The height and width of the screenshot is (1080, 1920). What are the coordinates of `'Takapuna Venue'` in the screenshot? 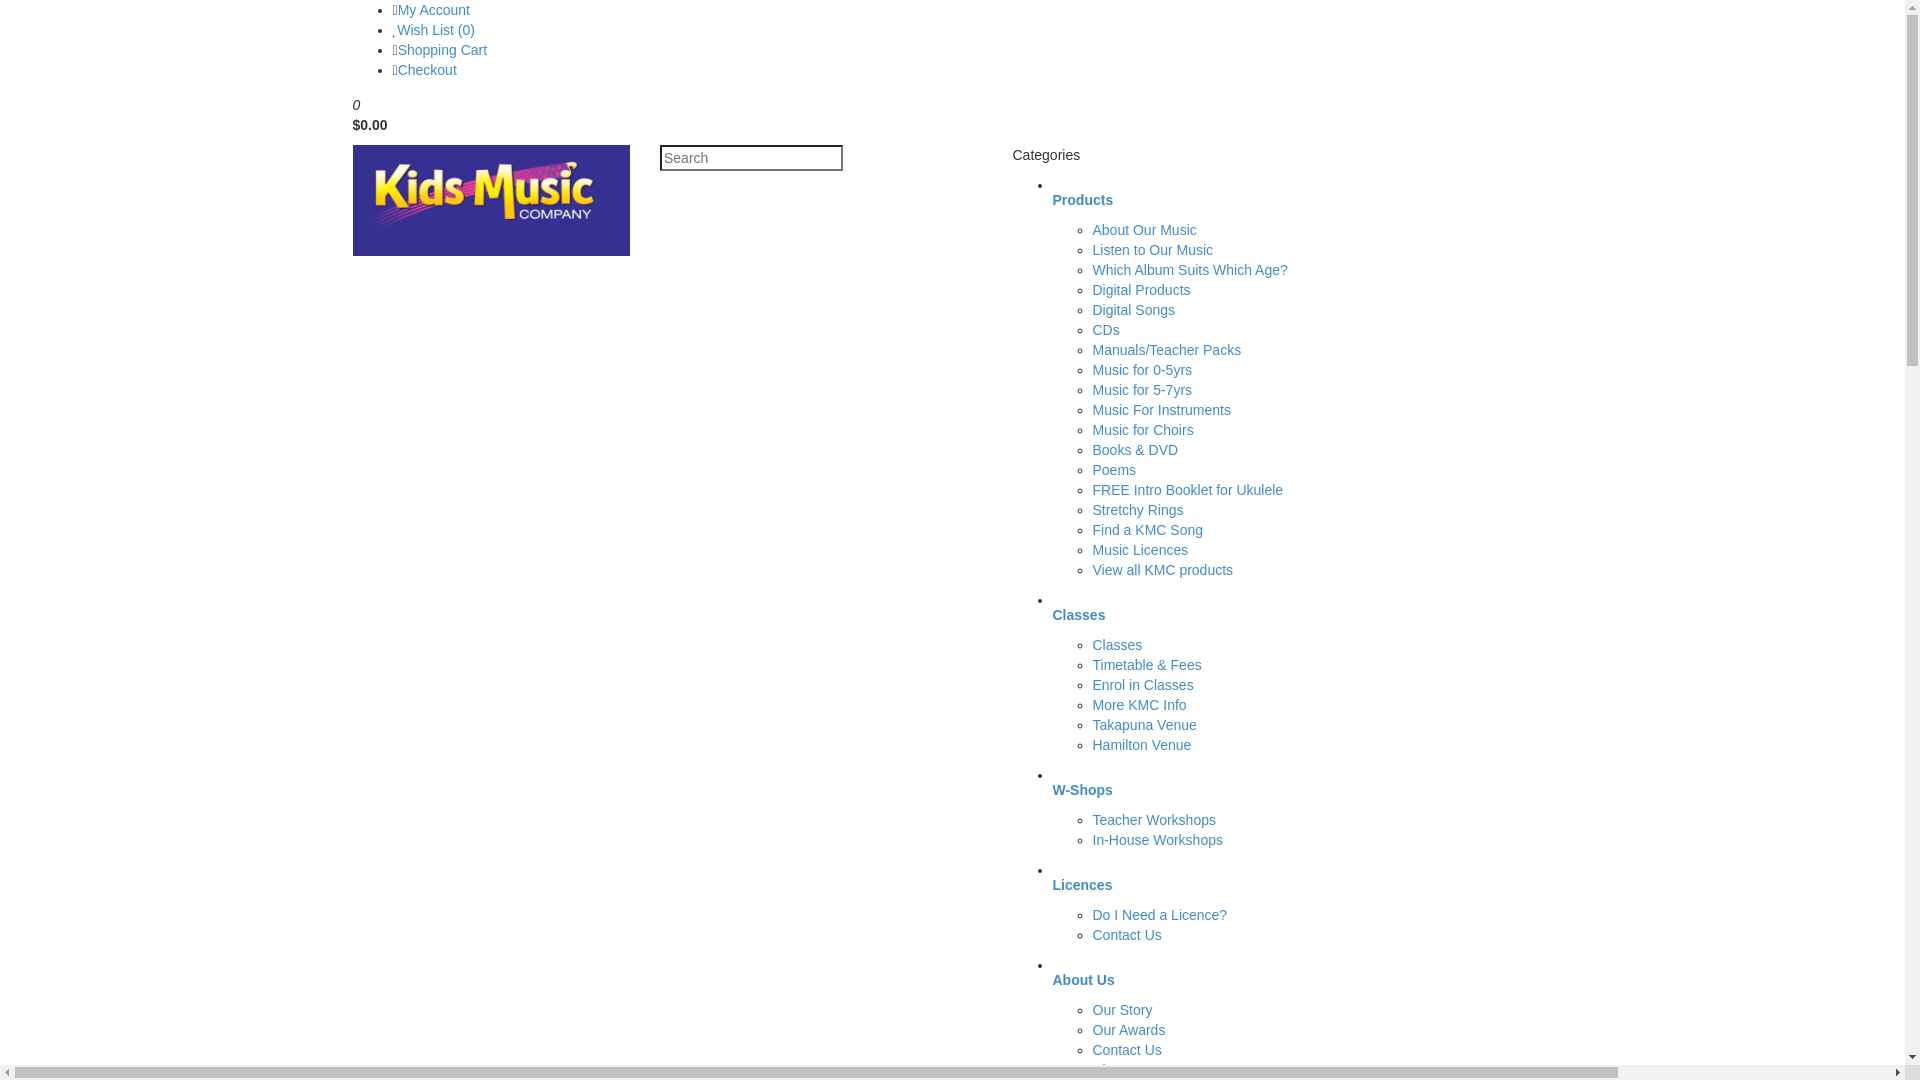 It's located at (1143, 725).